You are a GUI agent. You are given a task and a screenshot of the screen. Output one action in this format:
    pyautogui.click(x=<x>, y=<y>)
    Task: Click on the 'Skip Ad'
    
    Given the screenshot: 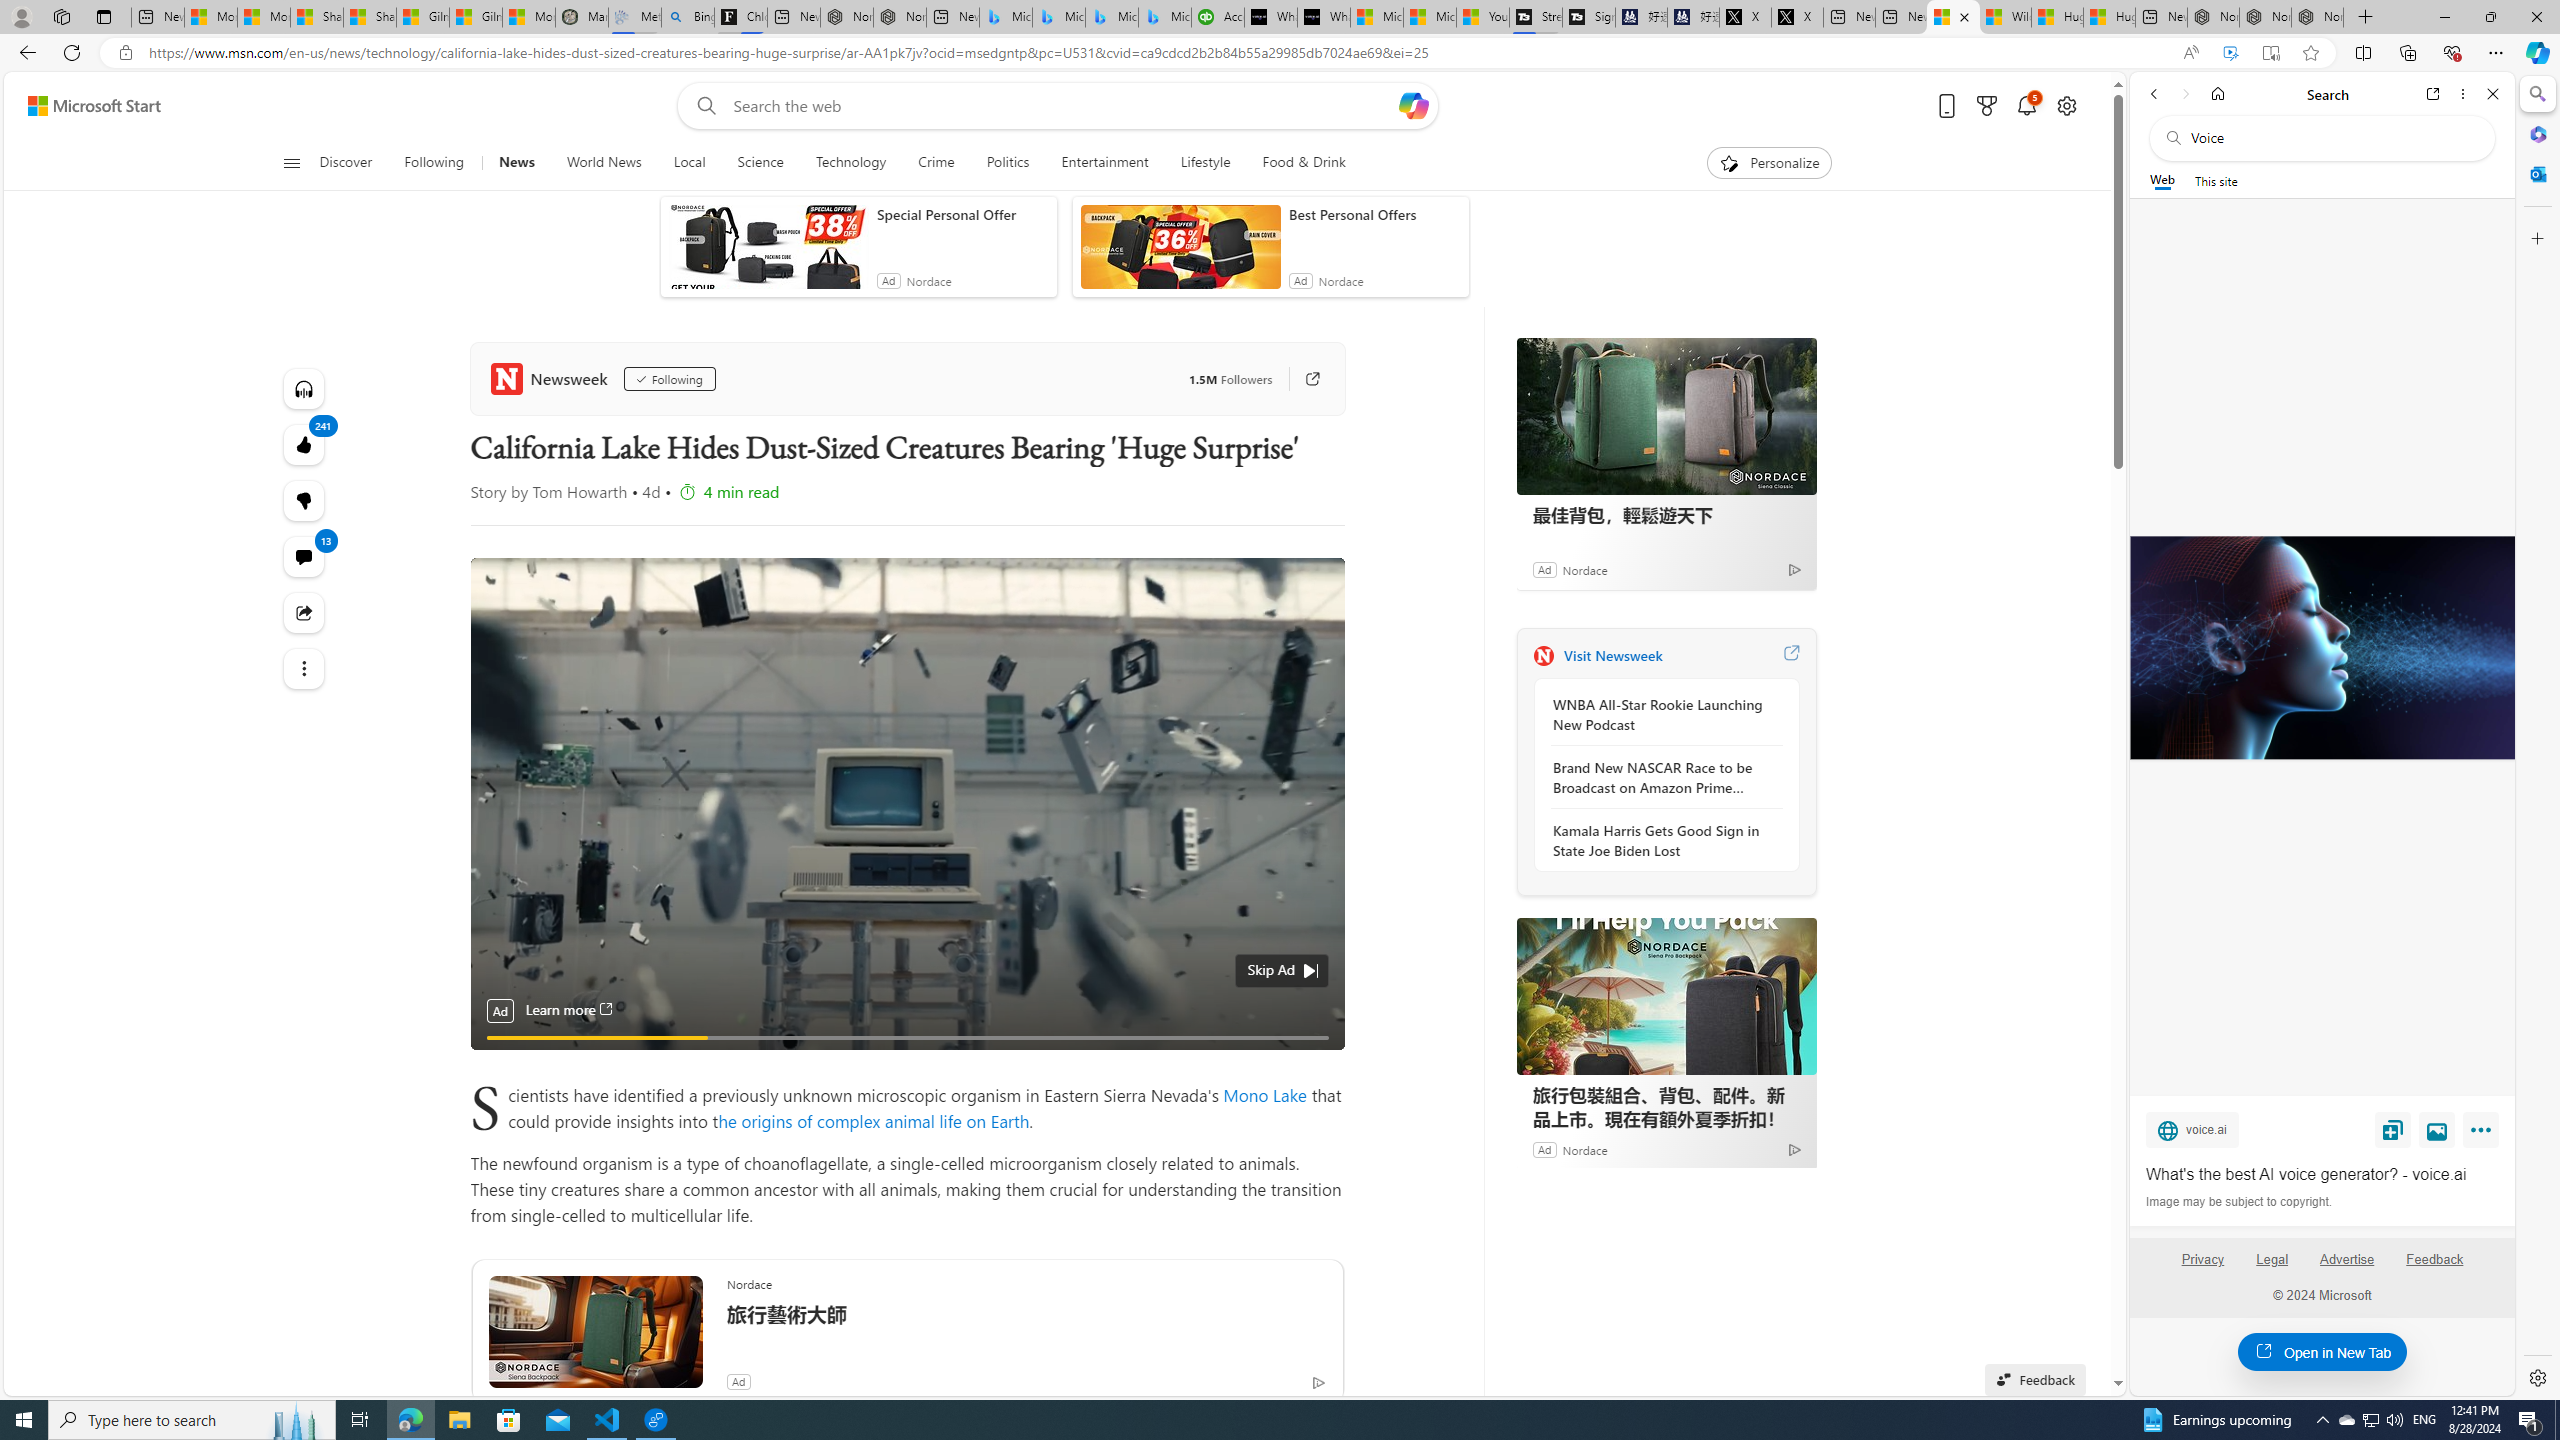 What is the action you would take?
    pyautogui.click(x=1271, y=969)
    